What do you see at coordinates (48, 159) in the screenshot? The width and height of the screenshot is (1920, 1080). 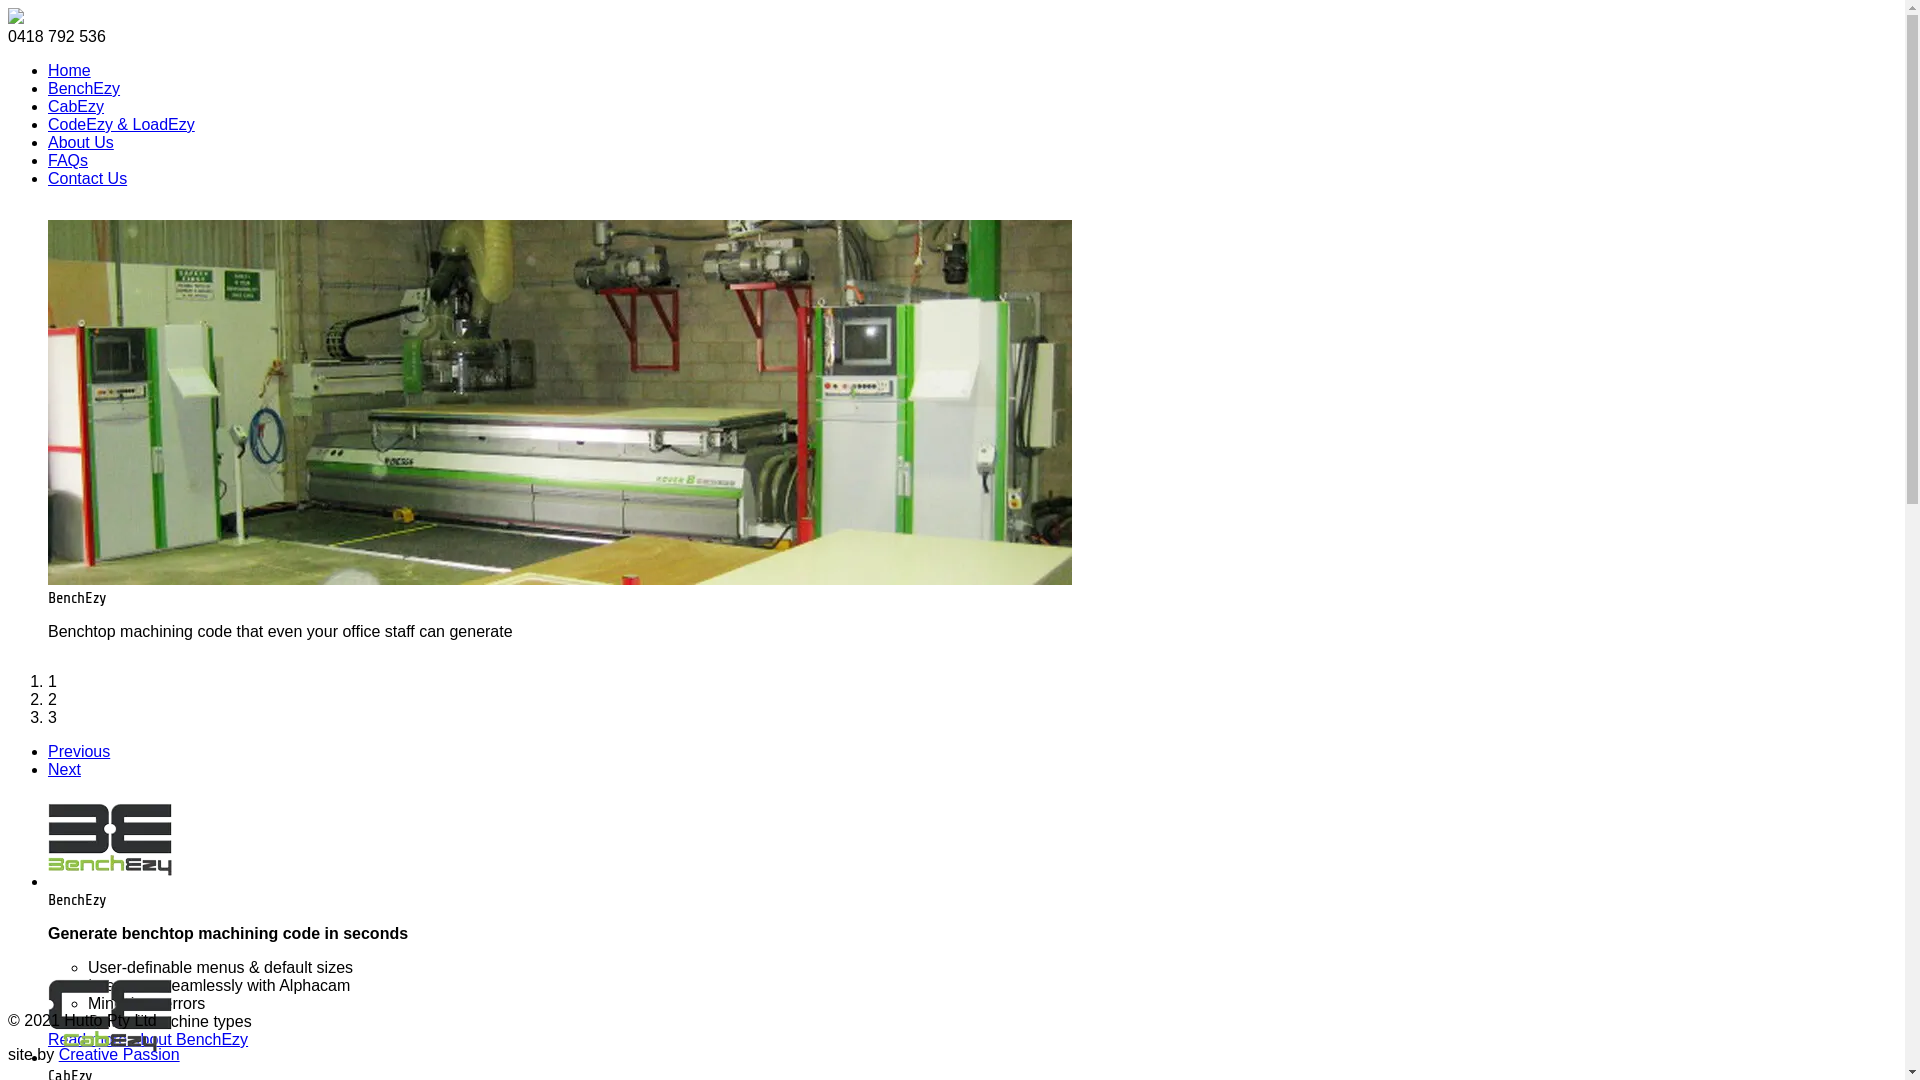 I see `'FAQs'` at bounding box center [48, 159].